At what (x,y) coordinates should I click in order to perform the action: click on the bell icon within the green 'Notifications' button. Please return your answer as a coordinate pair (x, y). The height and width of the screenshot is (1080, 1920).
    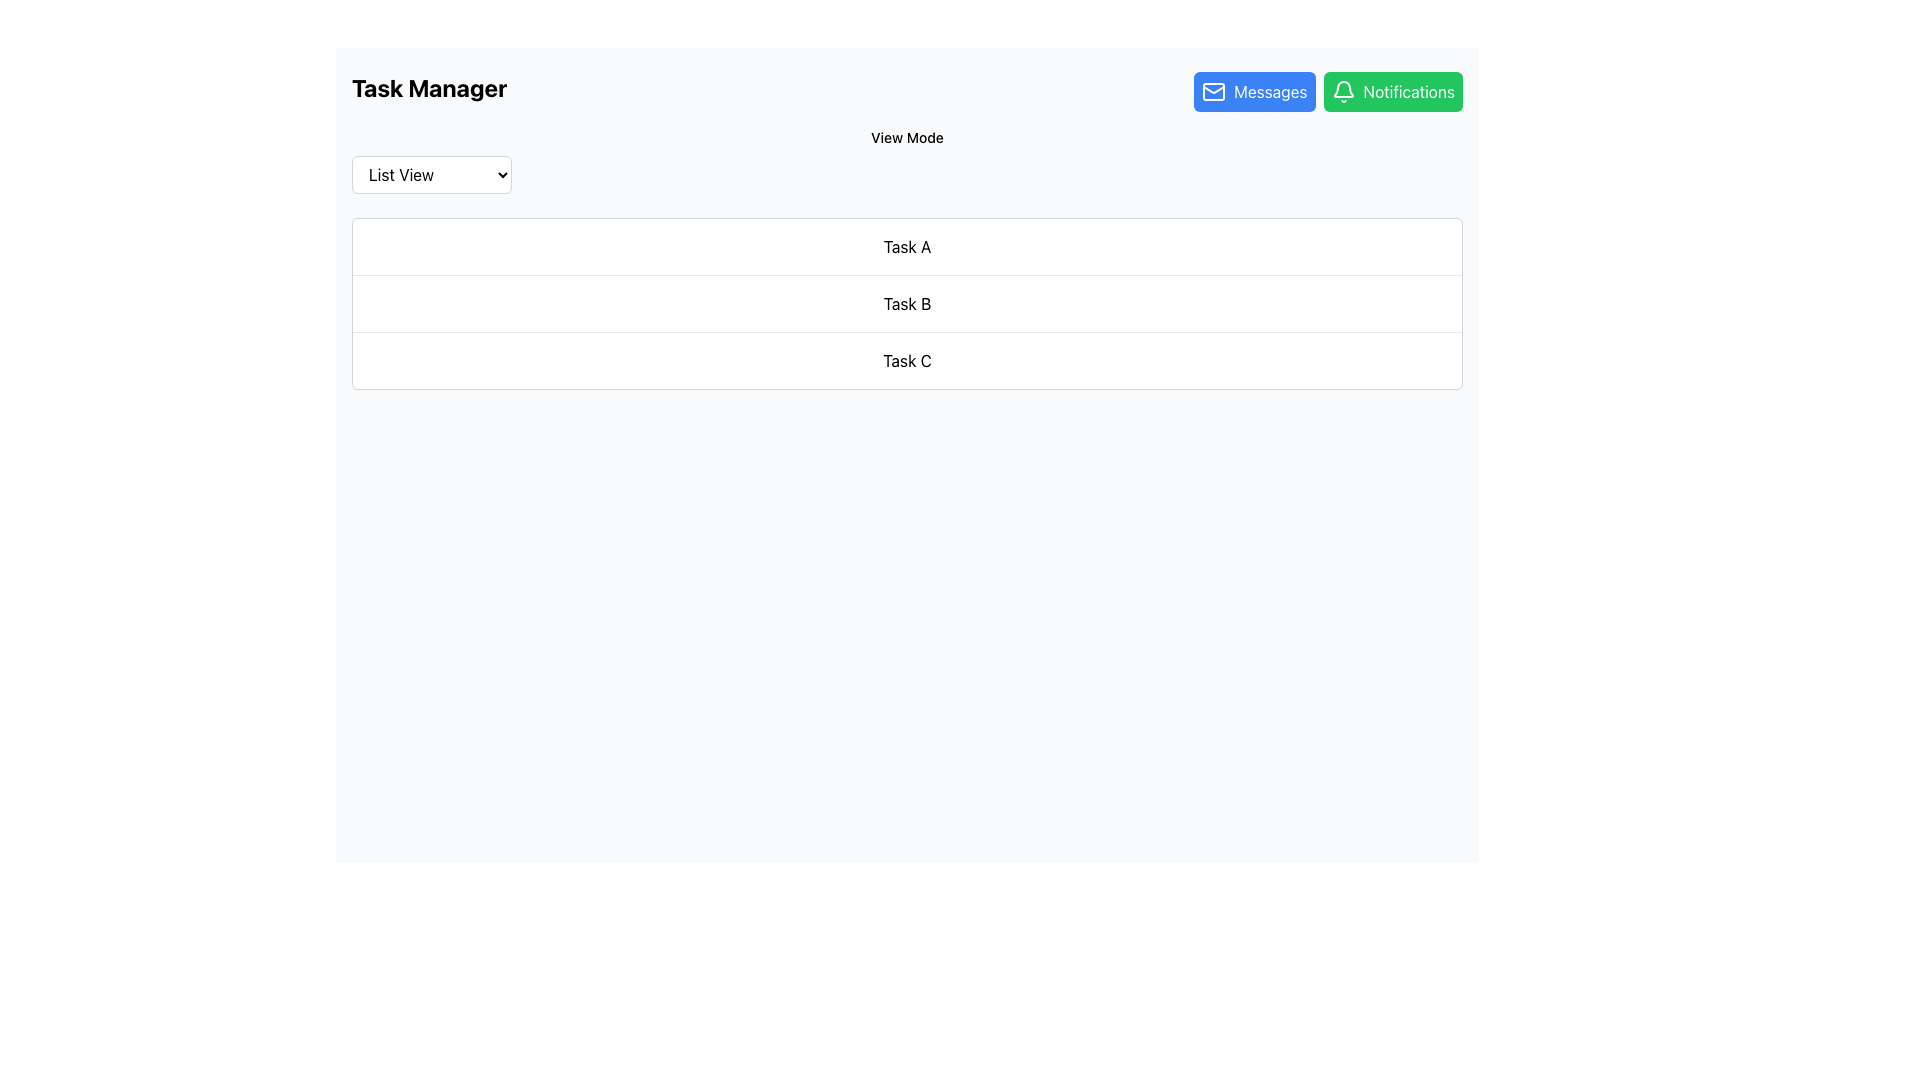
    Looking at the image, I should click on (1343, 92).